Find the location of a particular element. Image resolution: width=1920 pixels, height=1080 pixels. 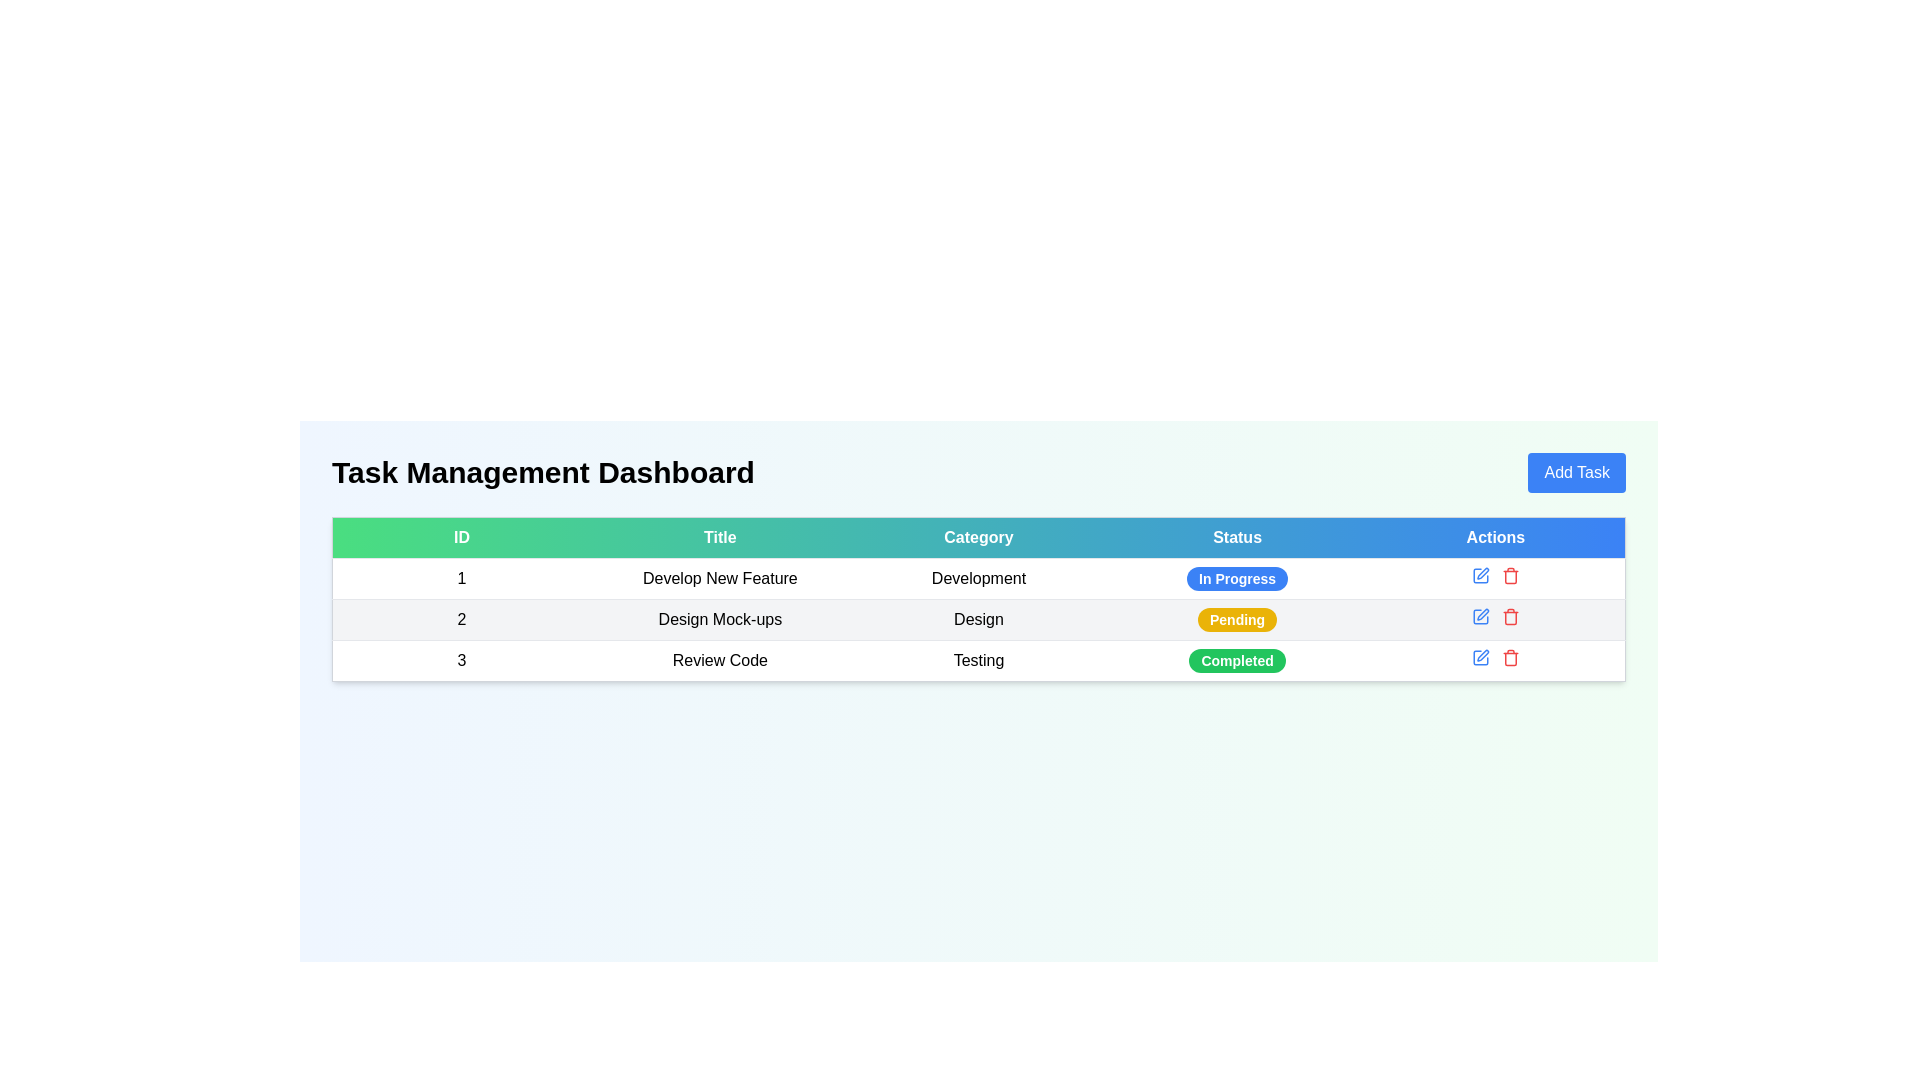

the rounded rectangular label with a green background displaying the word 'Completed' in white text, located in the 'Status' column of the third row in a task management table is located at coordinates (1236, 660).